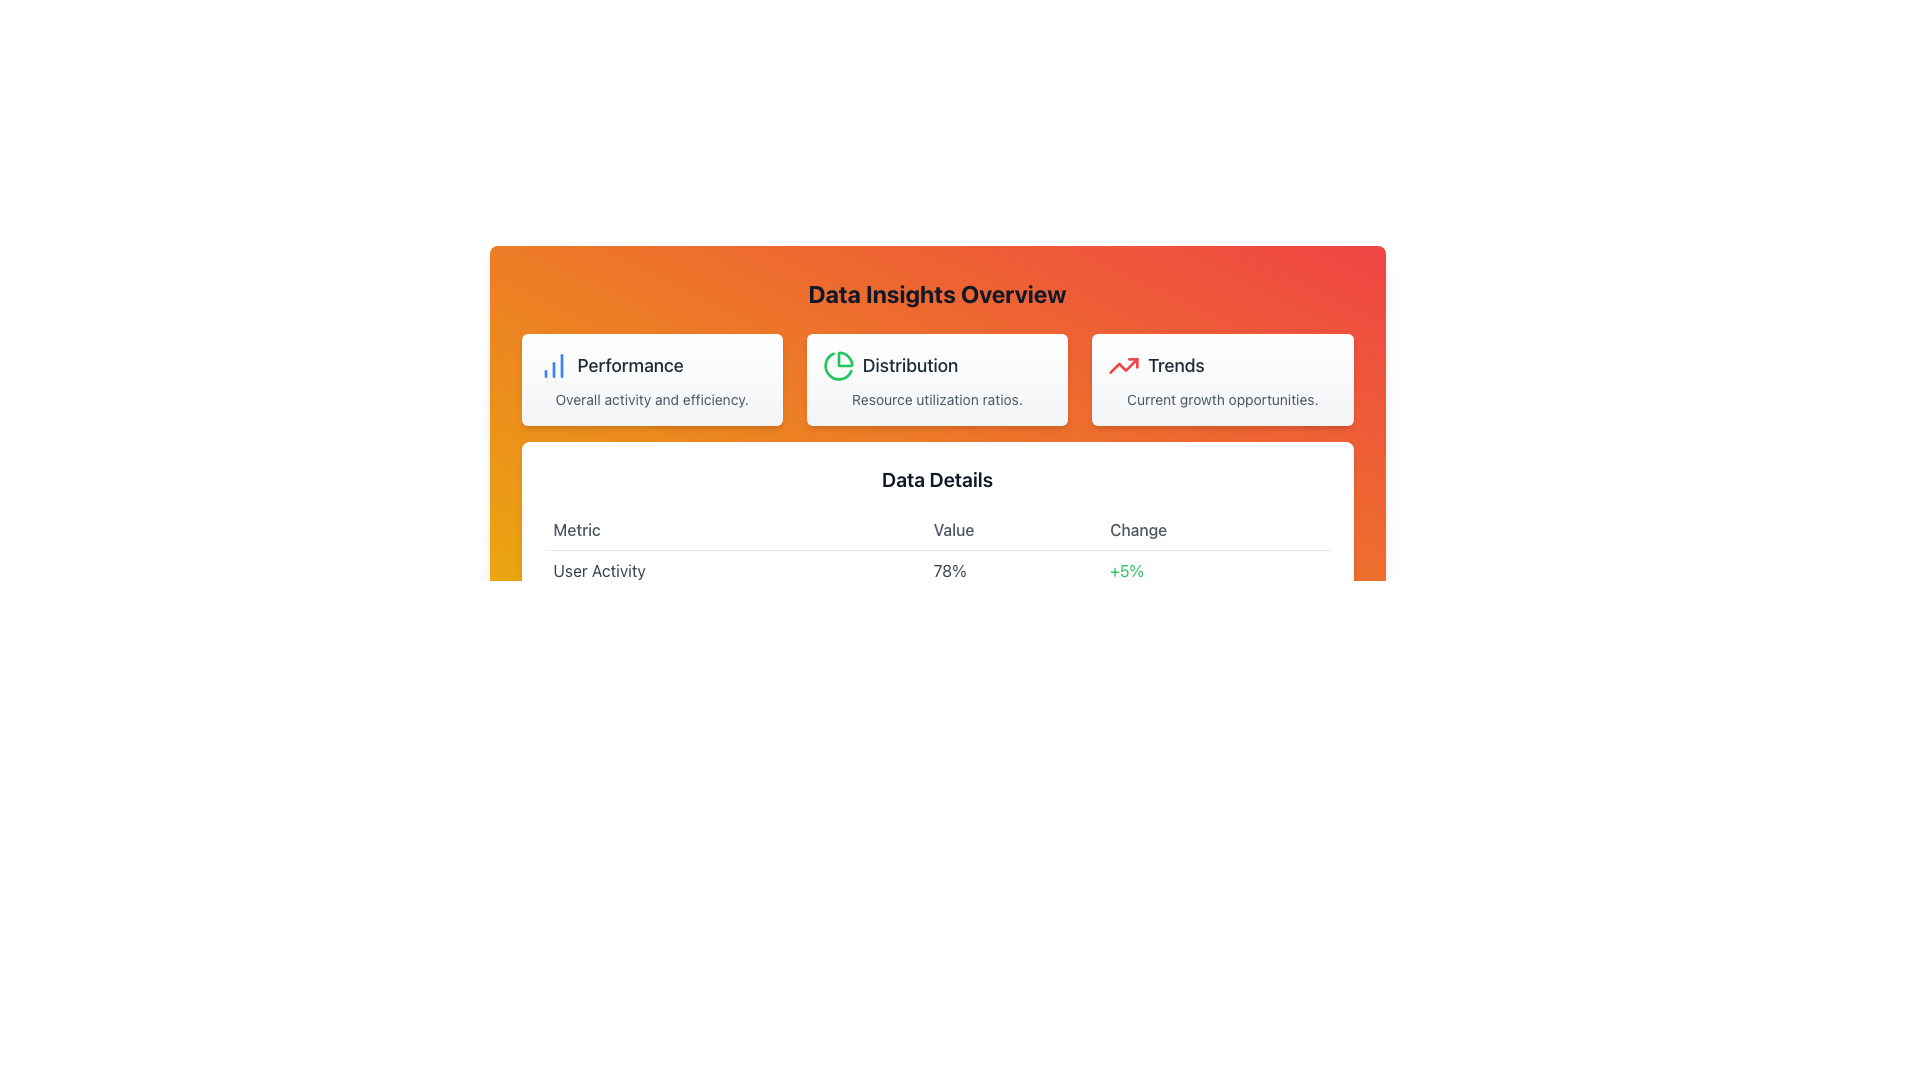 The width and height of the screenshot is (1920, 1080). I want to click on the Label with a green pie chart icon and the text 'Distribution', which is located at the top of the card beneath the 'Data Insights Overview' title, so click(936, 366).